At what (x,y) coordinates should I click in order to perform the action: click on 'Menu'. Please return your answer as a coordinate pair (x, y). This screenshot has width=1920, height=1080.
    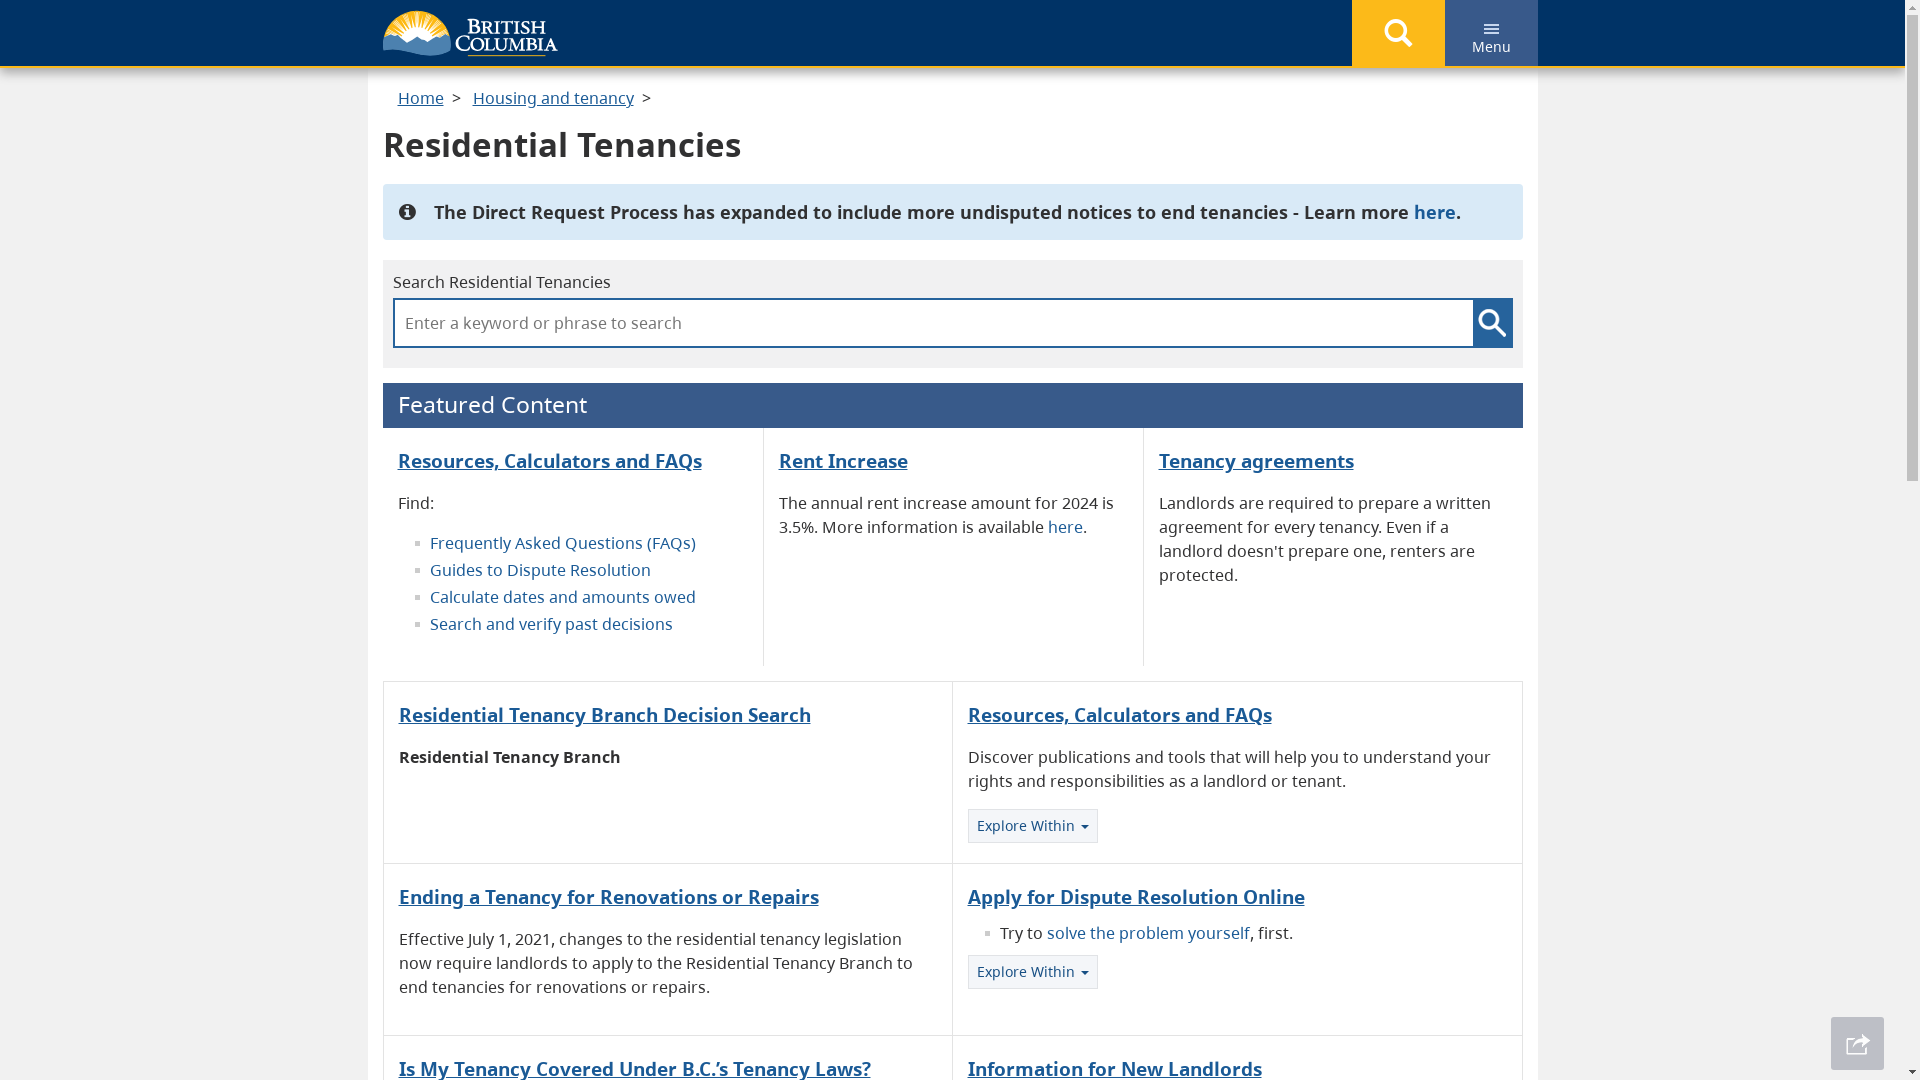
    Looking at the image, I should click on (1490, 33).